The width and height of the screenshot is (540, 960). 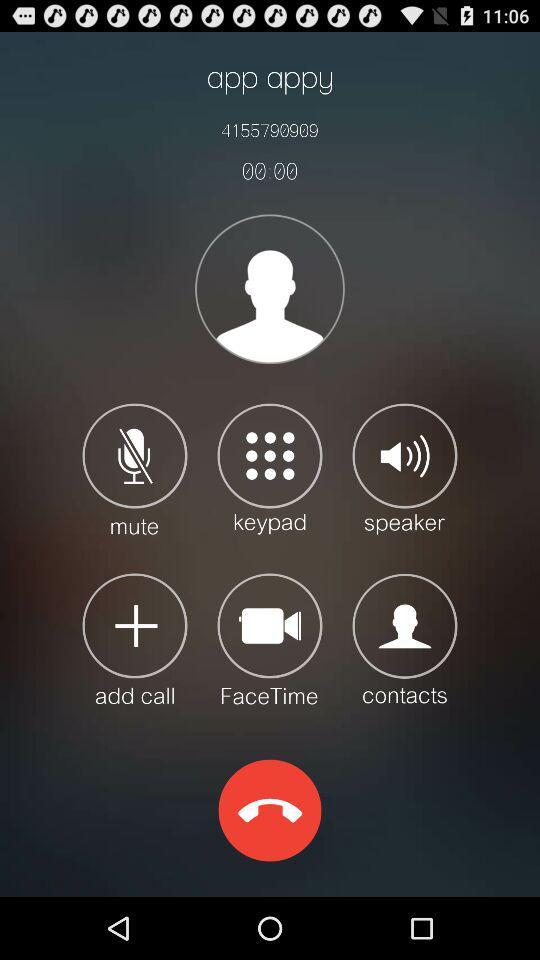 What do you see at coordinates (405, 468) in the screenshot?
I see `increase or decrease the volume` at bounding box center [405, 468].